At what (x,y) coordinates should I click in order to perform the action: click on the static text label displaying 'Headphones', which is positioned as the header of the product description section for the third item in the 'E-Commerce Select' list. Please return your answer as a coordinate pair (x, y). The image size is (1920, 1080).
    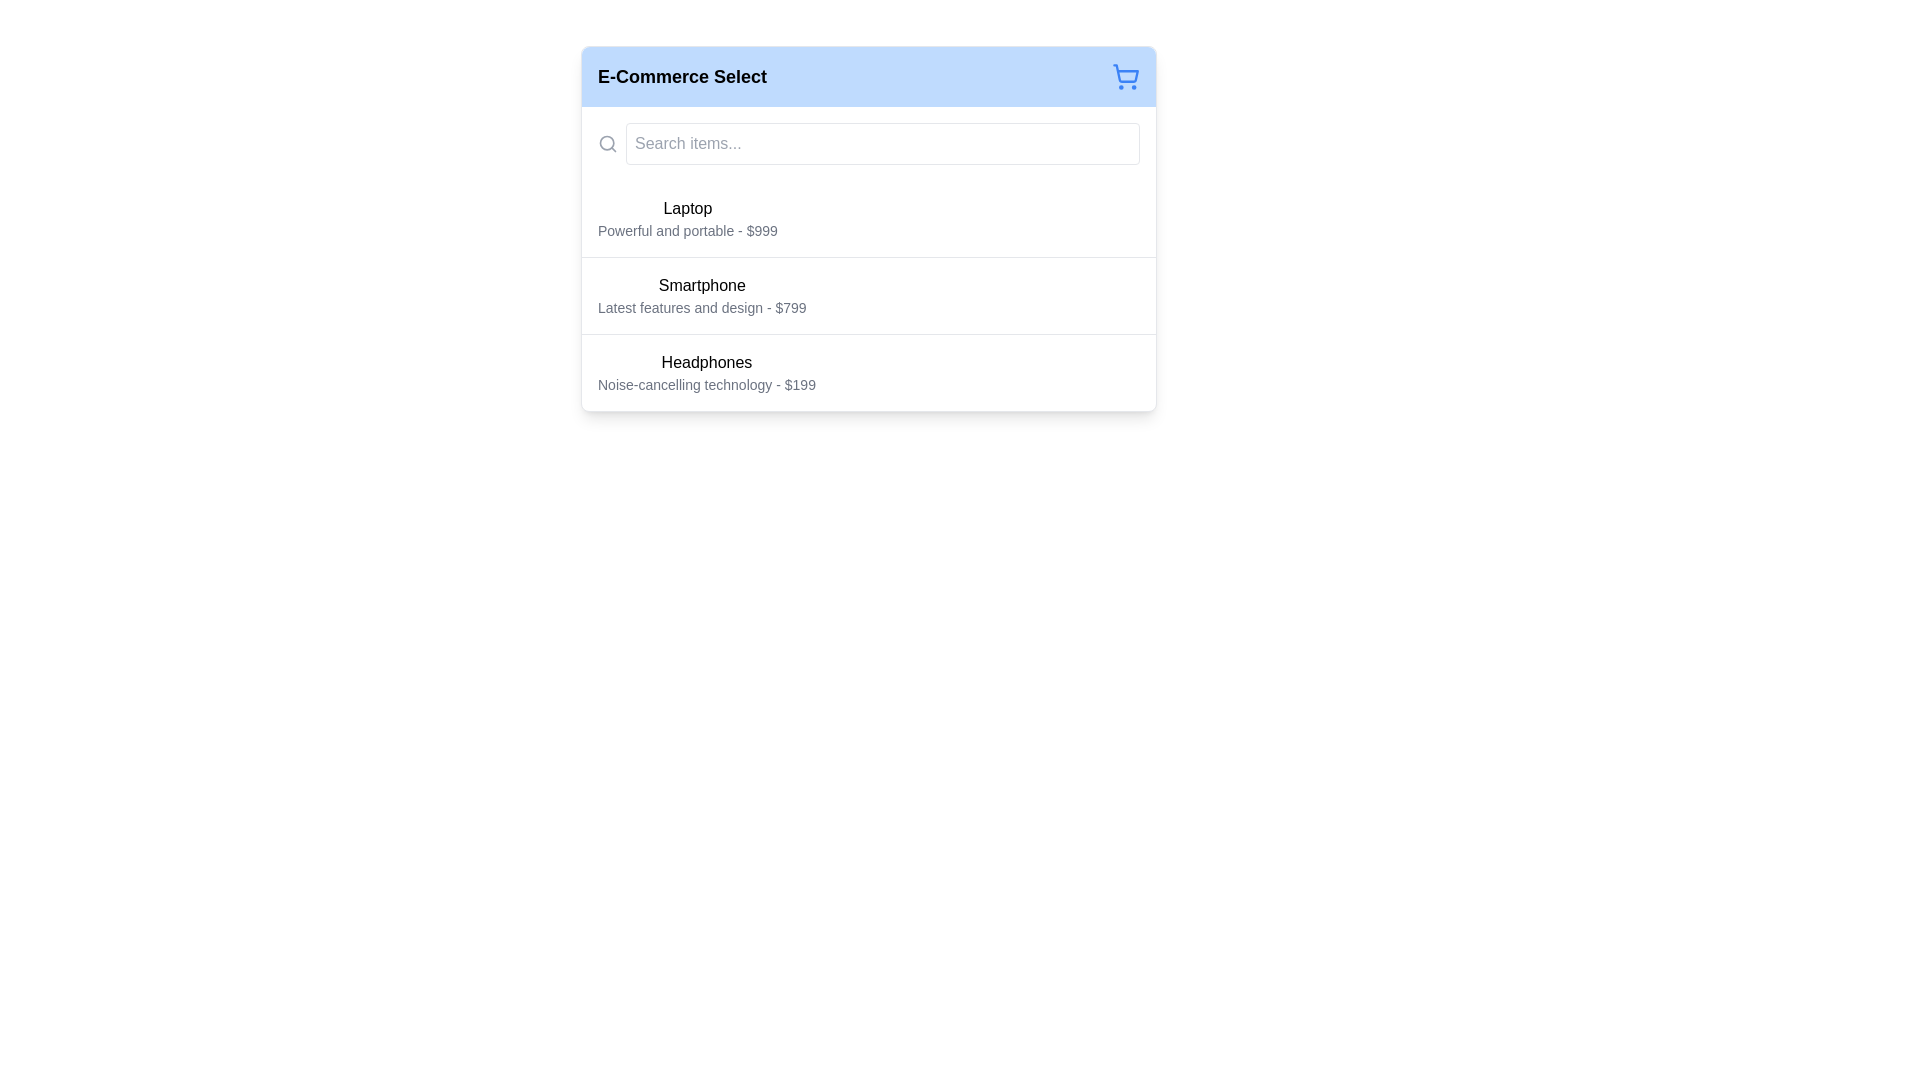
    Looking at the image, I should click on (706, 362).